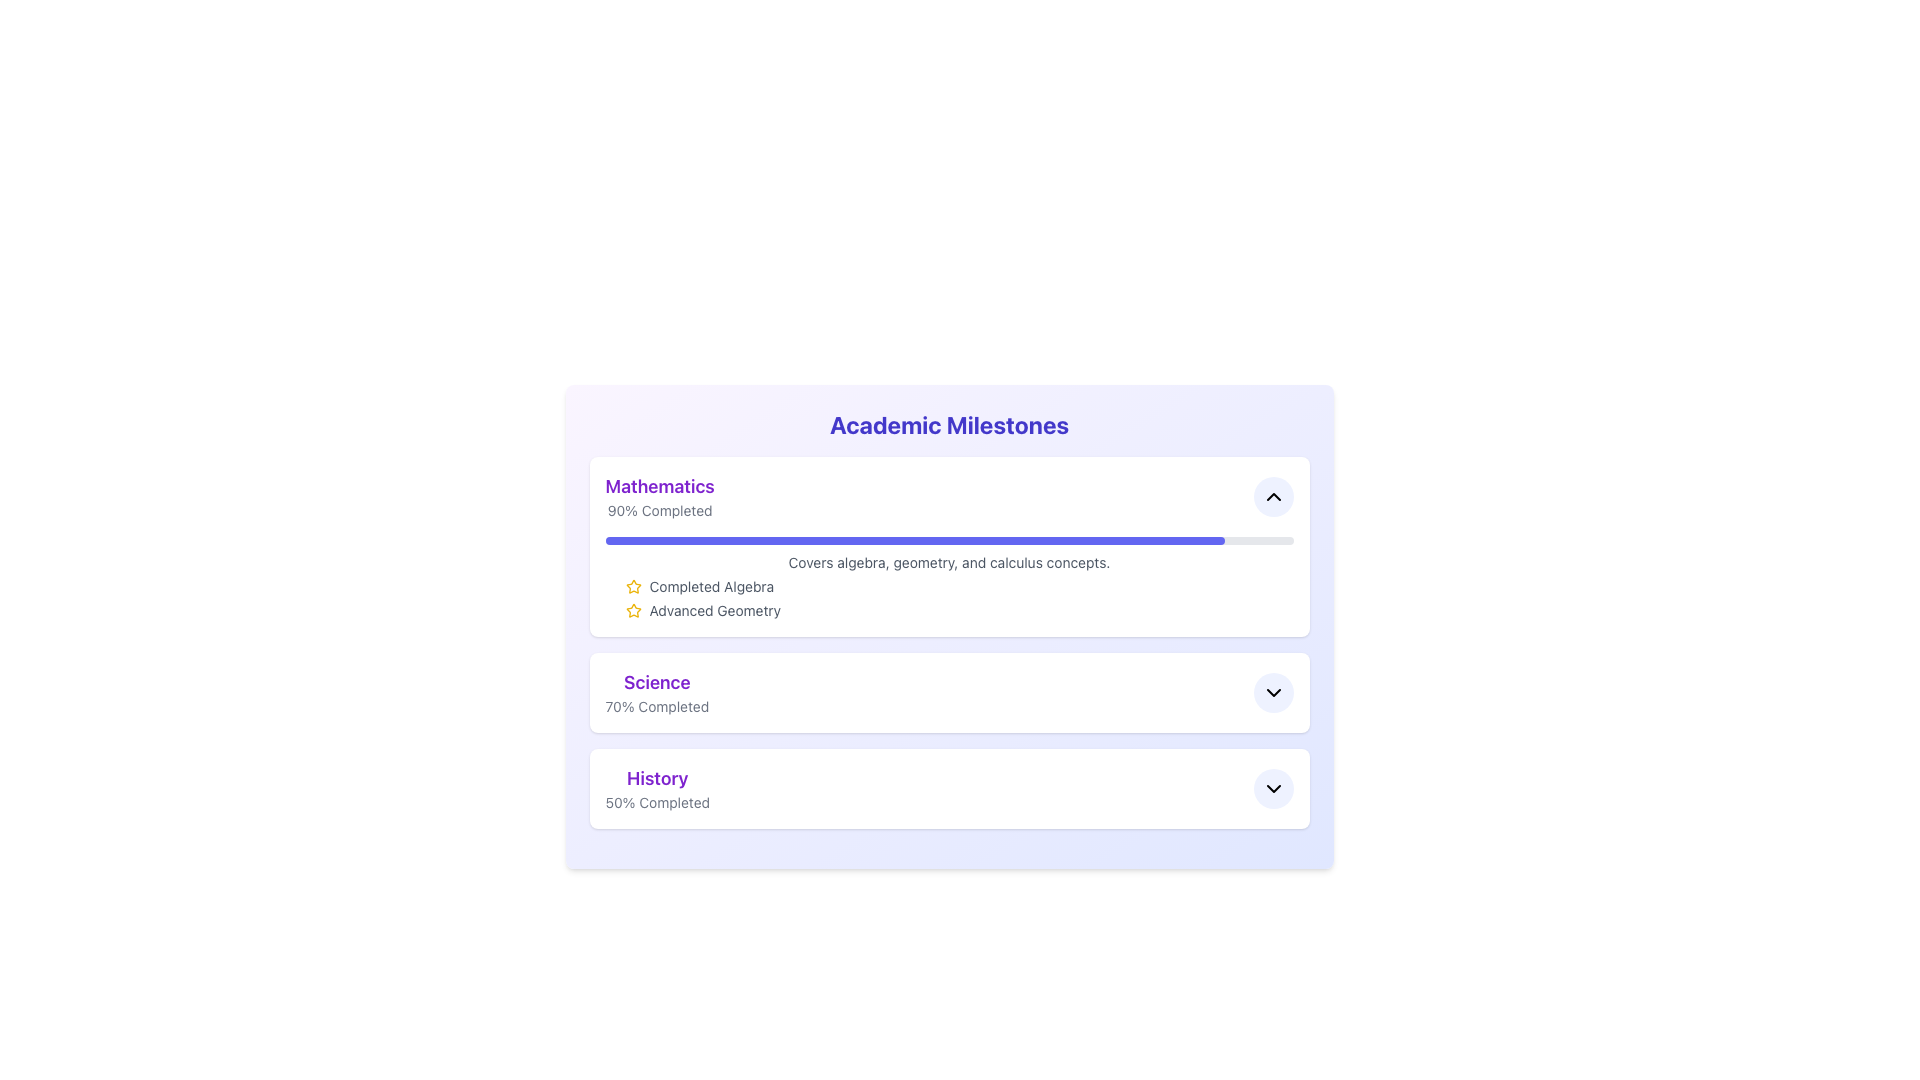 This screenshot has width=1920, height=1080. Describe the element at coordinates (632, 585) in the screenshot. I see `the yellow star icon next to the 'Completed Algebra' label` at that location.